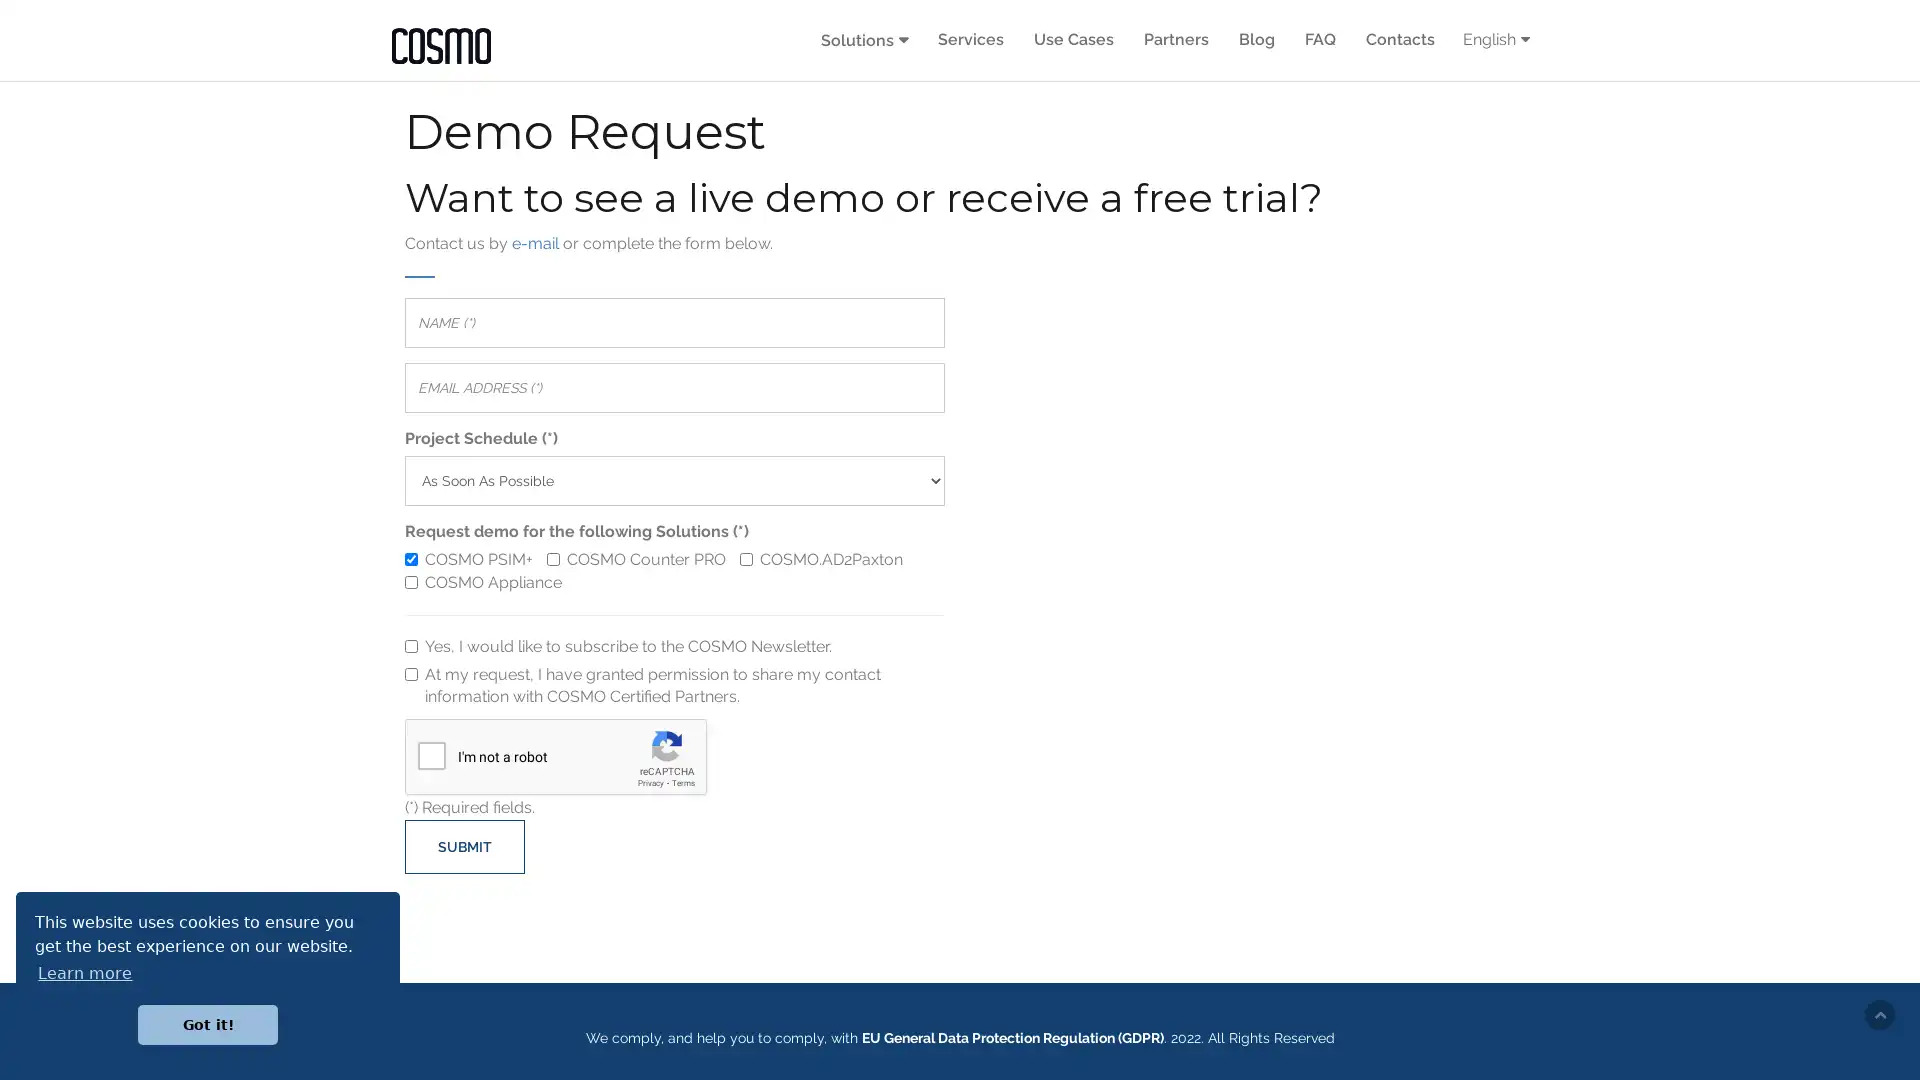  What do you see at coordinates (84, 972) in the screenshot?
I see `learn more about cookies` at bounding box center [84, 972].